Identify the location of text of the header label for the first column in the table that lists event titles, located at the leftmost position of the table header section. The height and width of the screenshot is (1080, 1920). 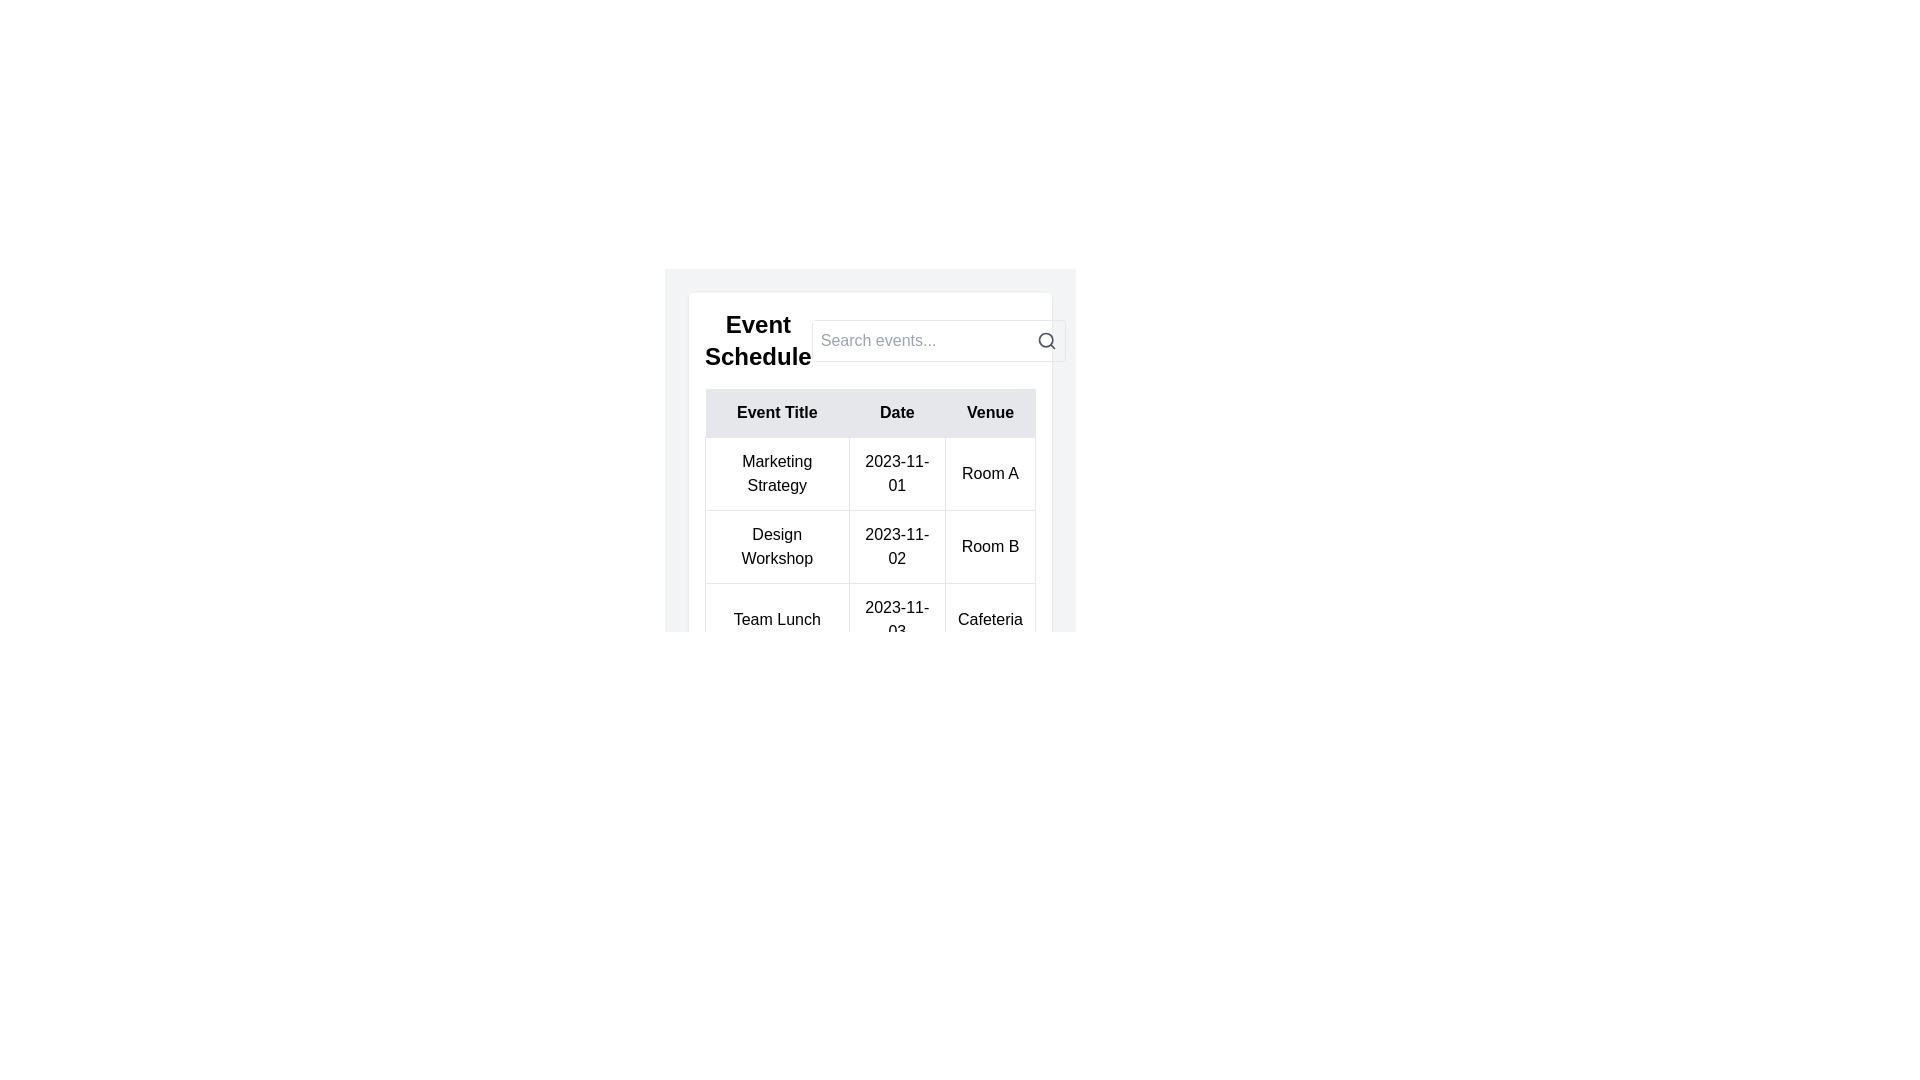
(776, 412).